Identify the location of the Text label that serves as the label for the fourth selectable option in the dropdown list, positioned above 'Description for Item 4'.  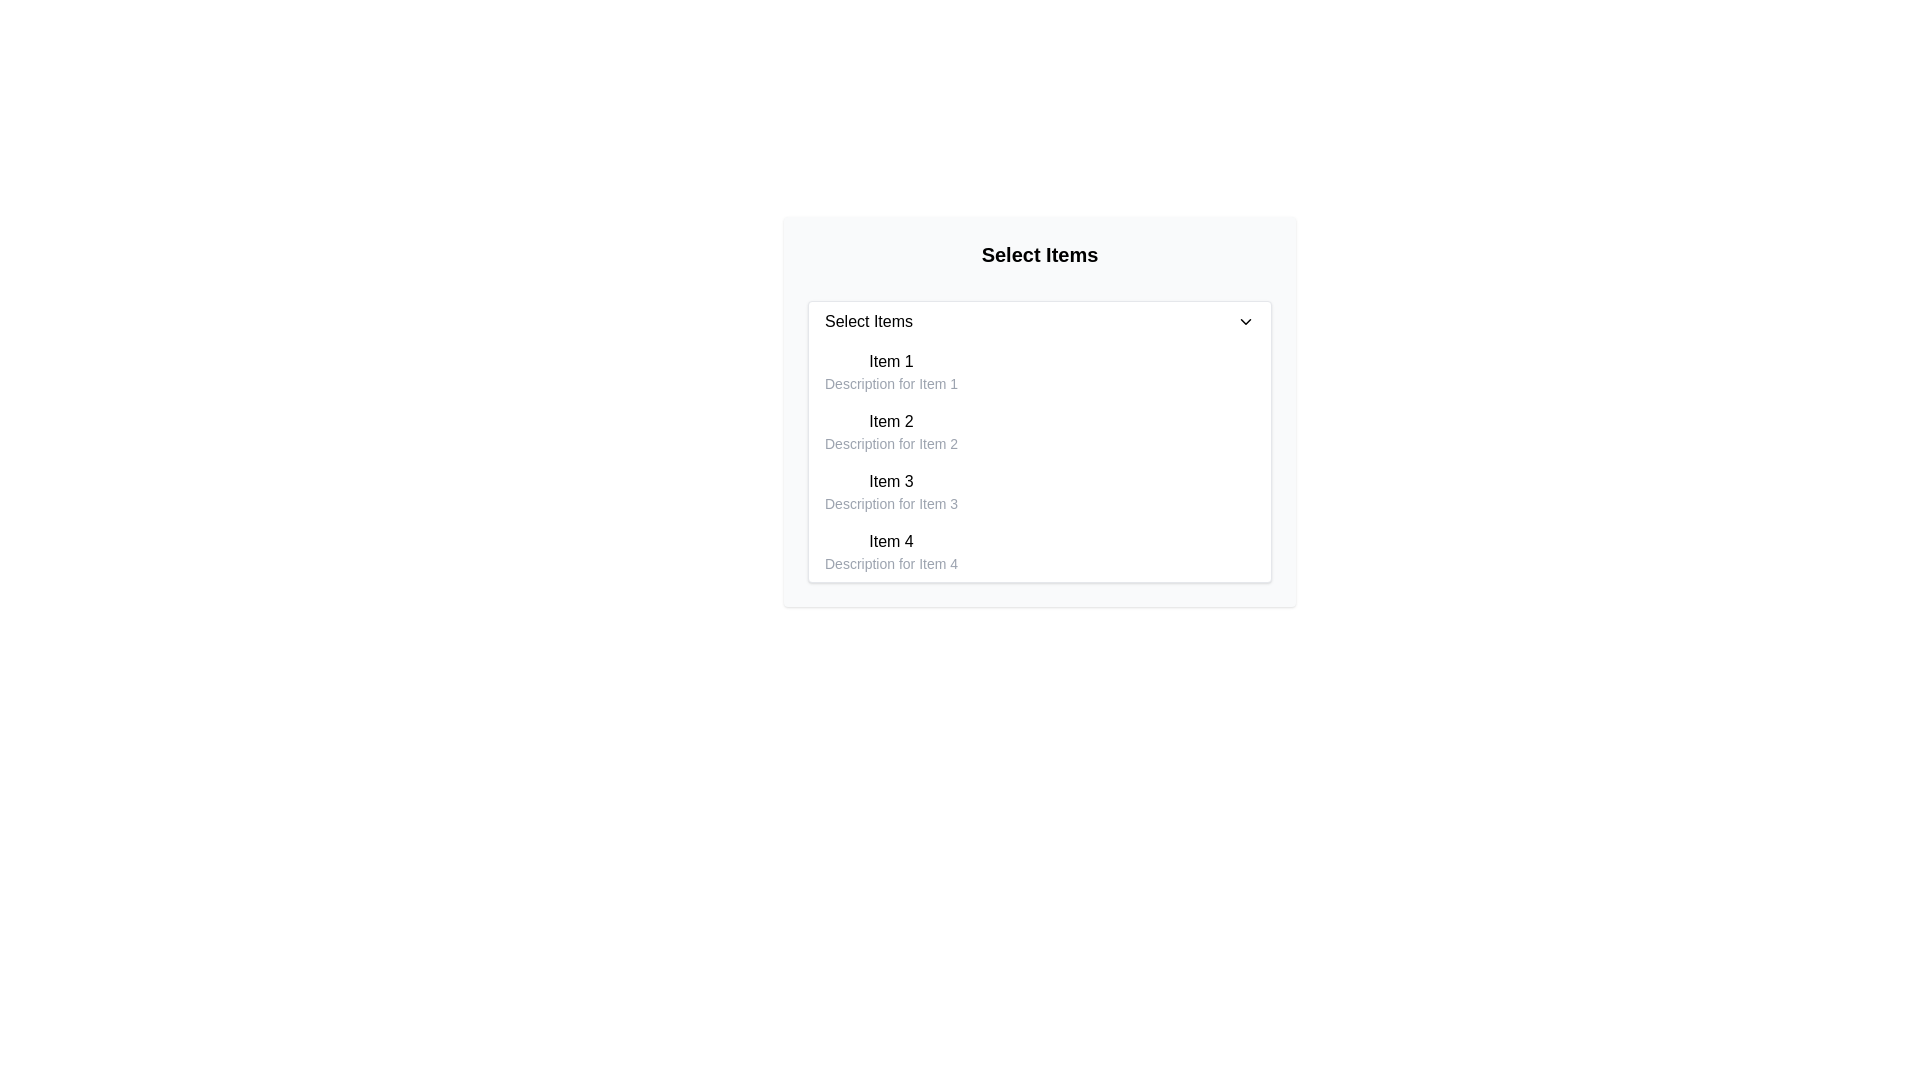
(890, 542).